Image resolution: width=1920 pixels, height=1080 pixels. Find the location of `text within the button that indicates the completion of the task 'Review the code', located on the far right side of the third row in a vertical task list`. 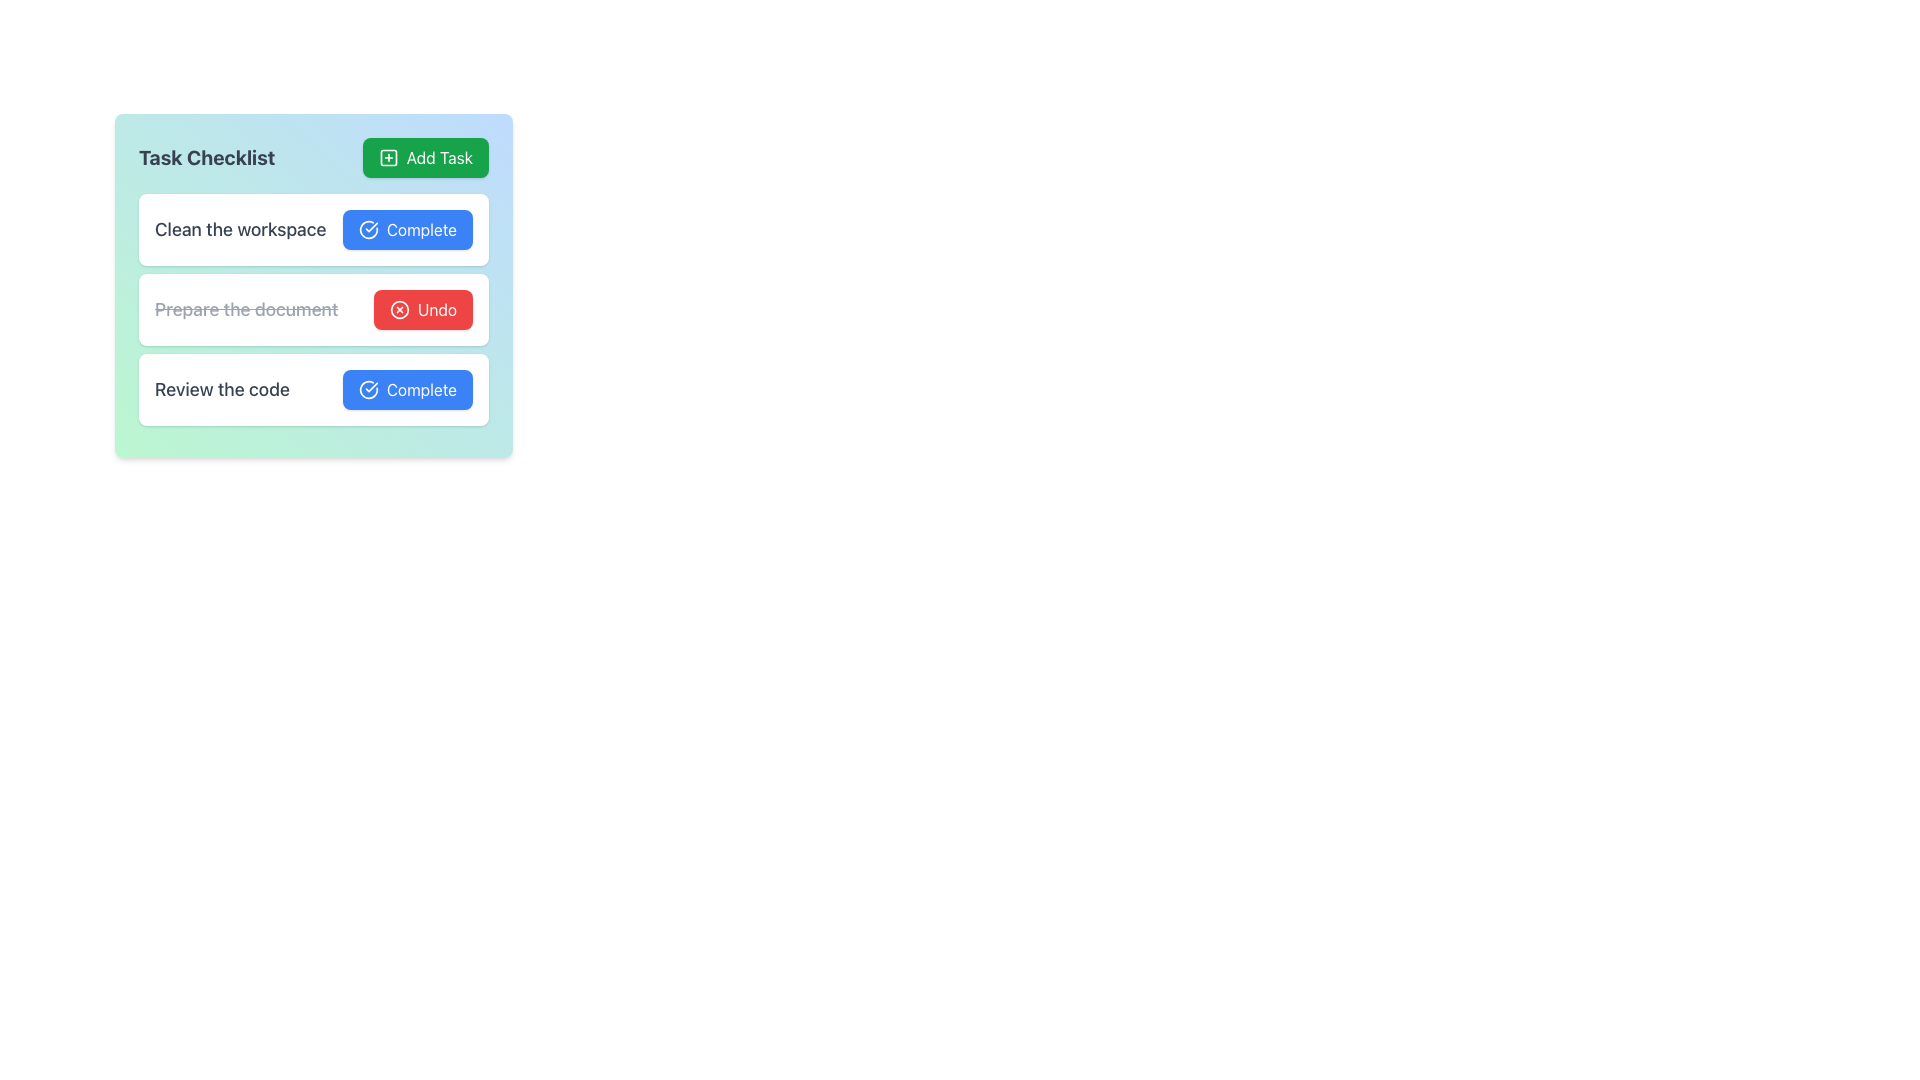

text within the button that indicates the completion of the task 'Review the code', located on the far right side of the third row in a vertical task list is located at coordinates (421, 389).